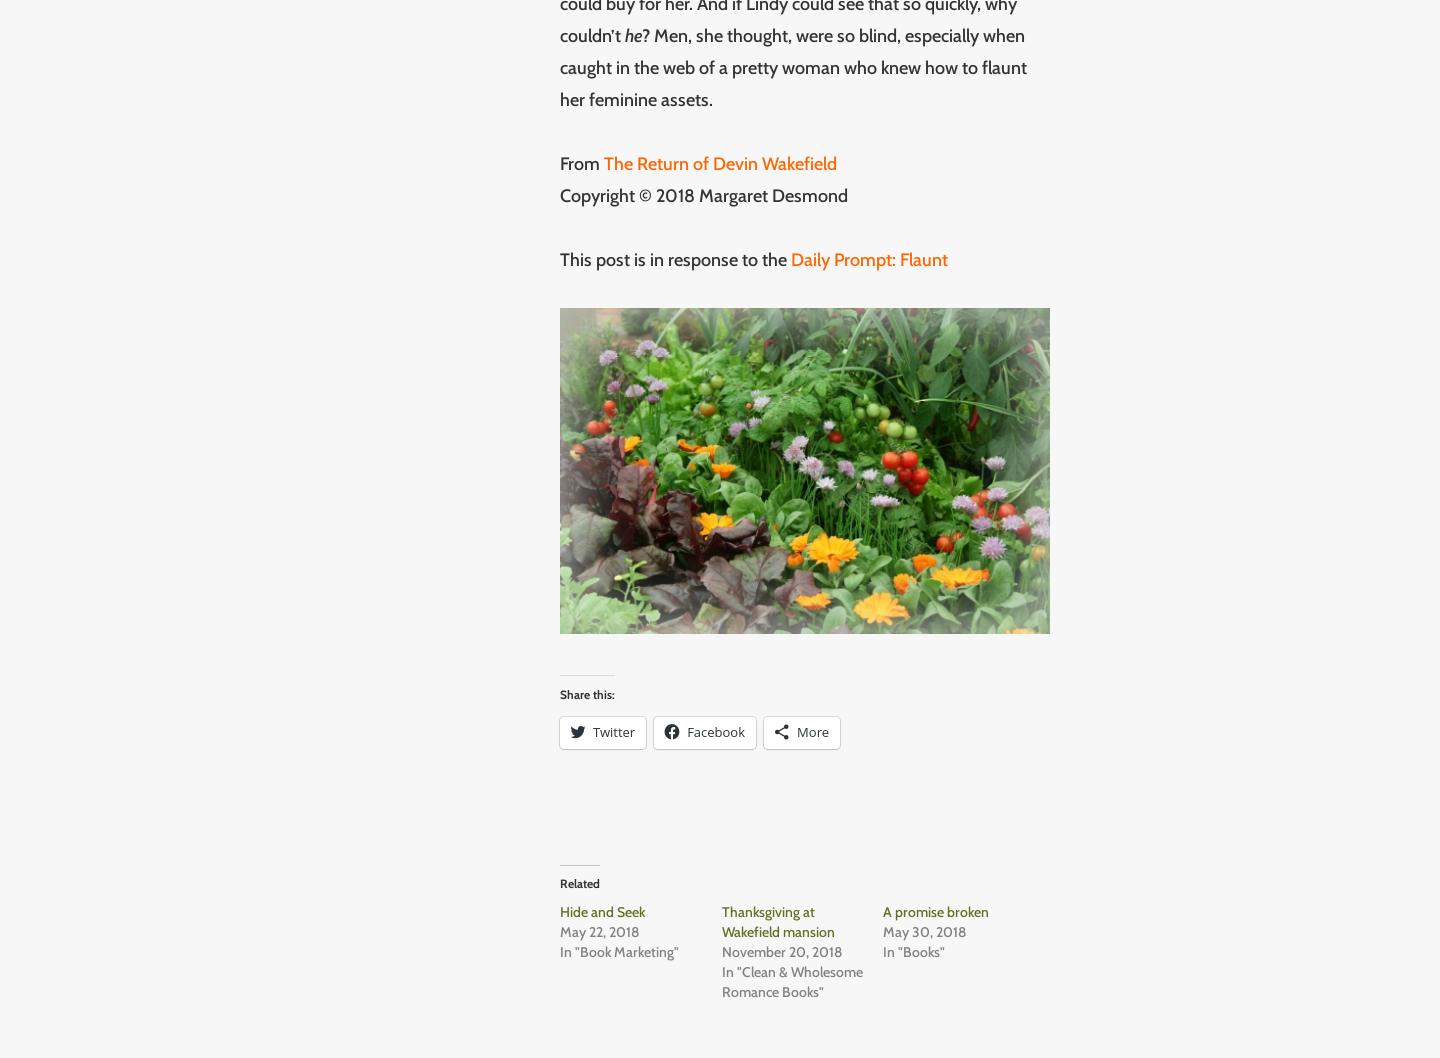 Image resolution: width=1440 pixels, height=1058 pixels. Describe the element at coordinates (582, 162) in the screenshot. I see `'From'` at that location.